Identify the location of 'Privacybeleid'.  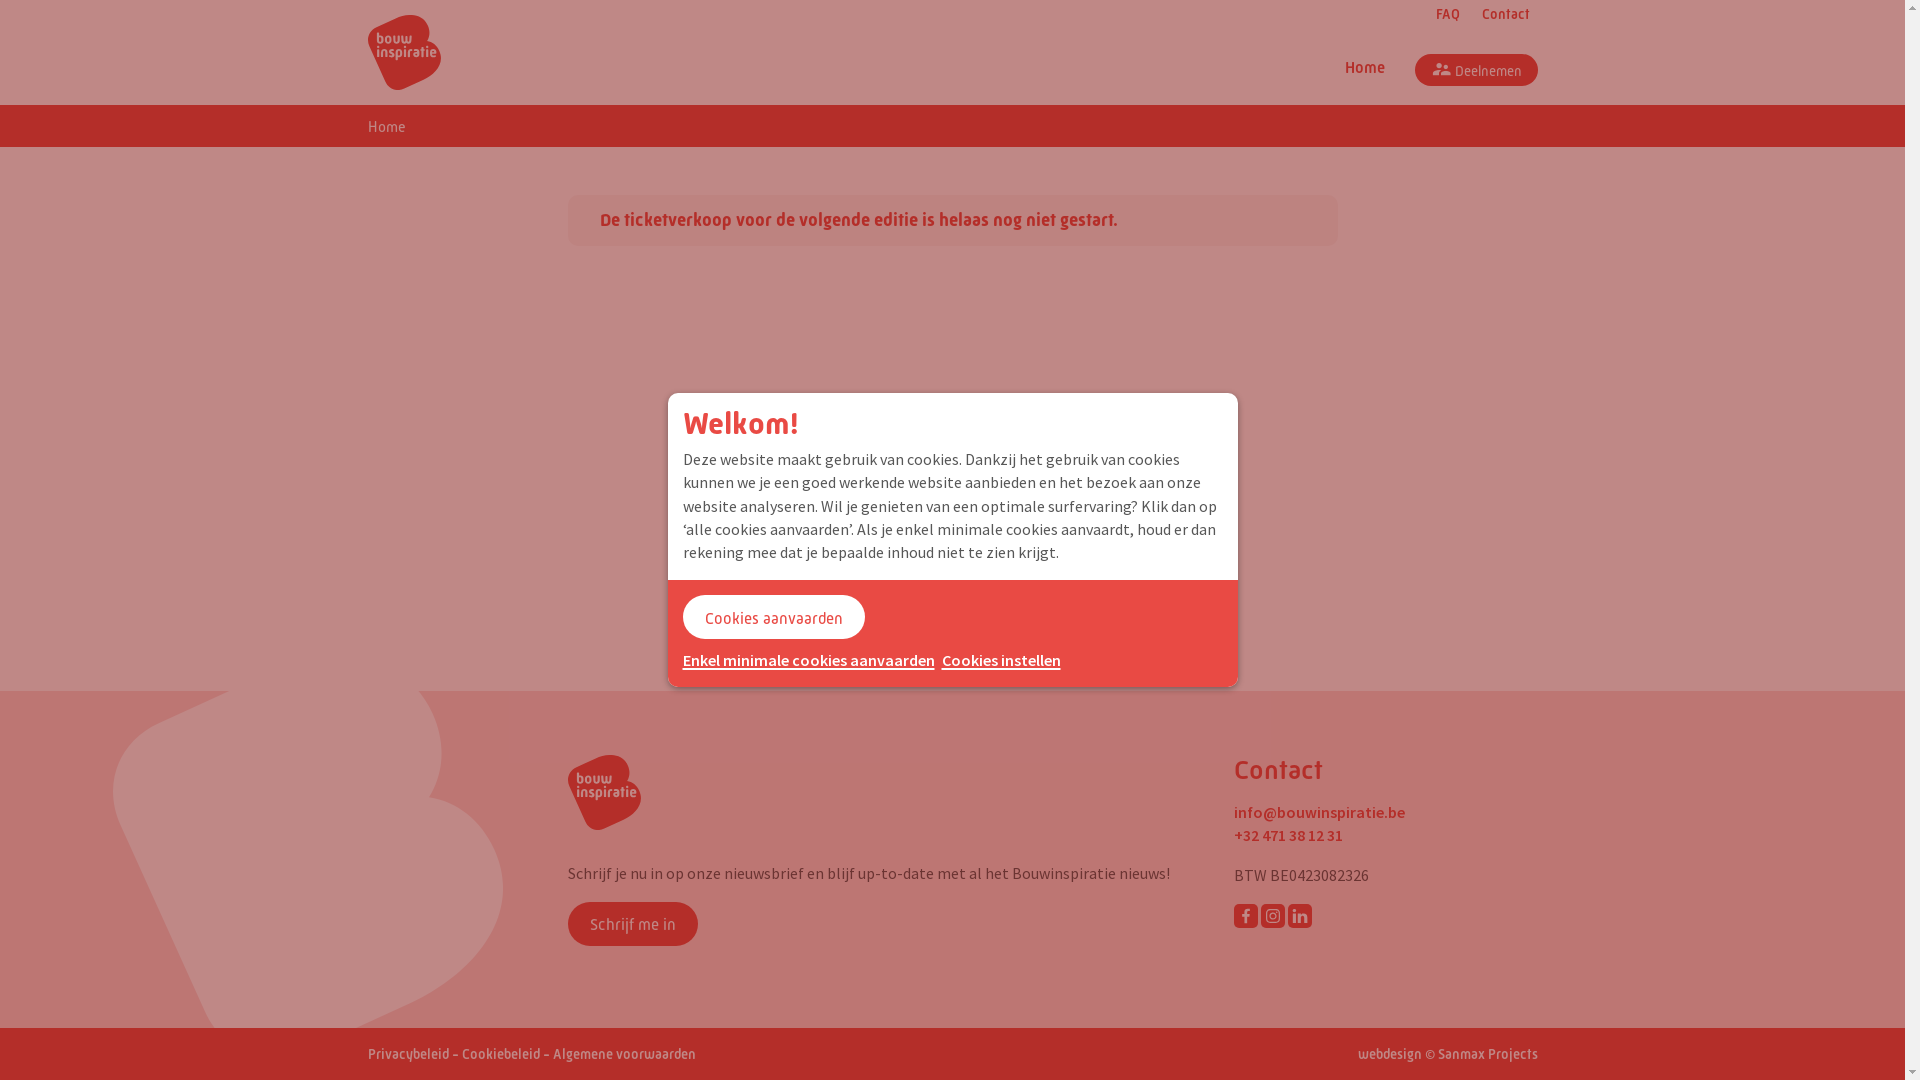
(407, 1052).